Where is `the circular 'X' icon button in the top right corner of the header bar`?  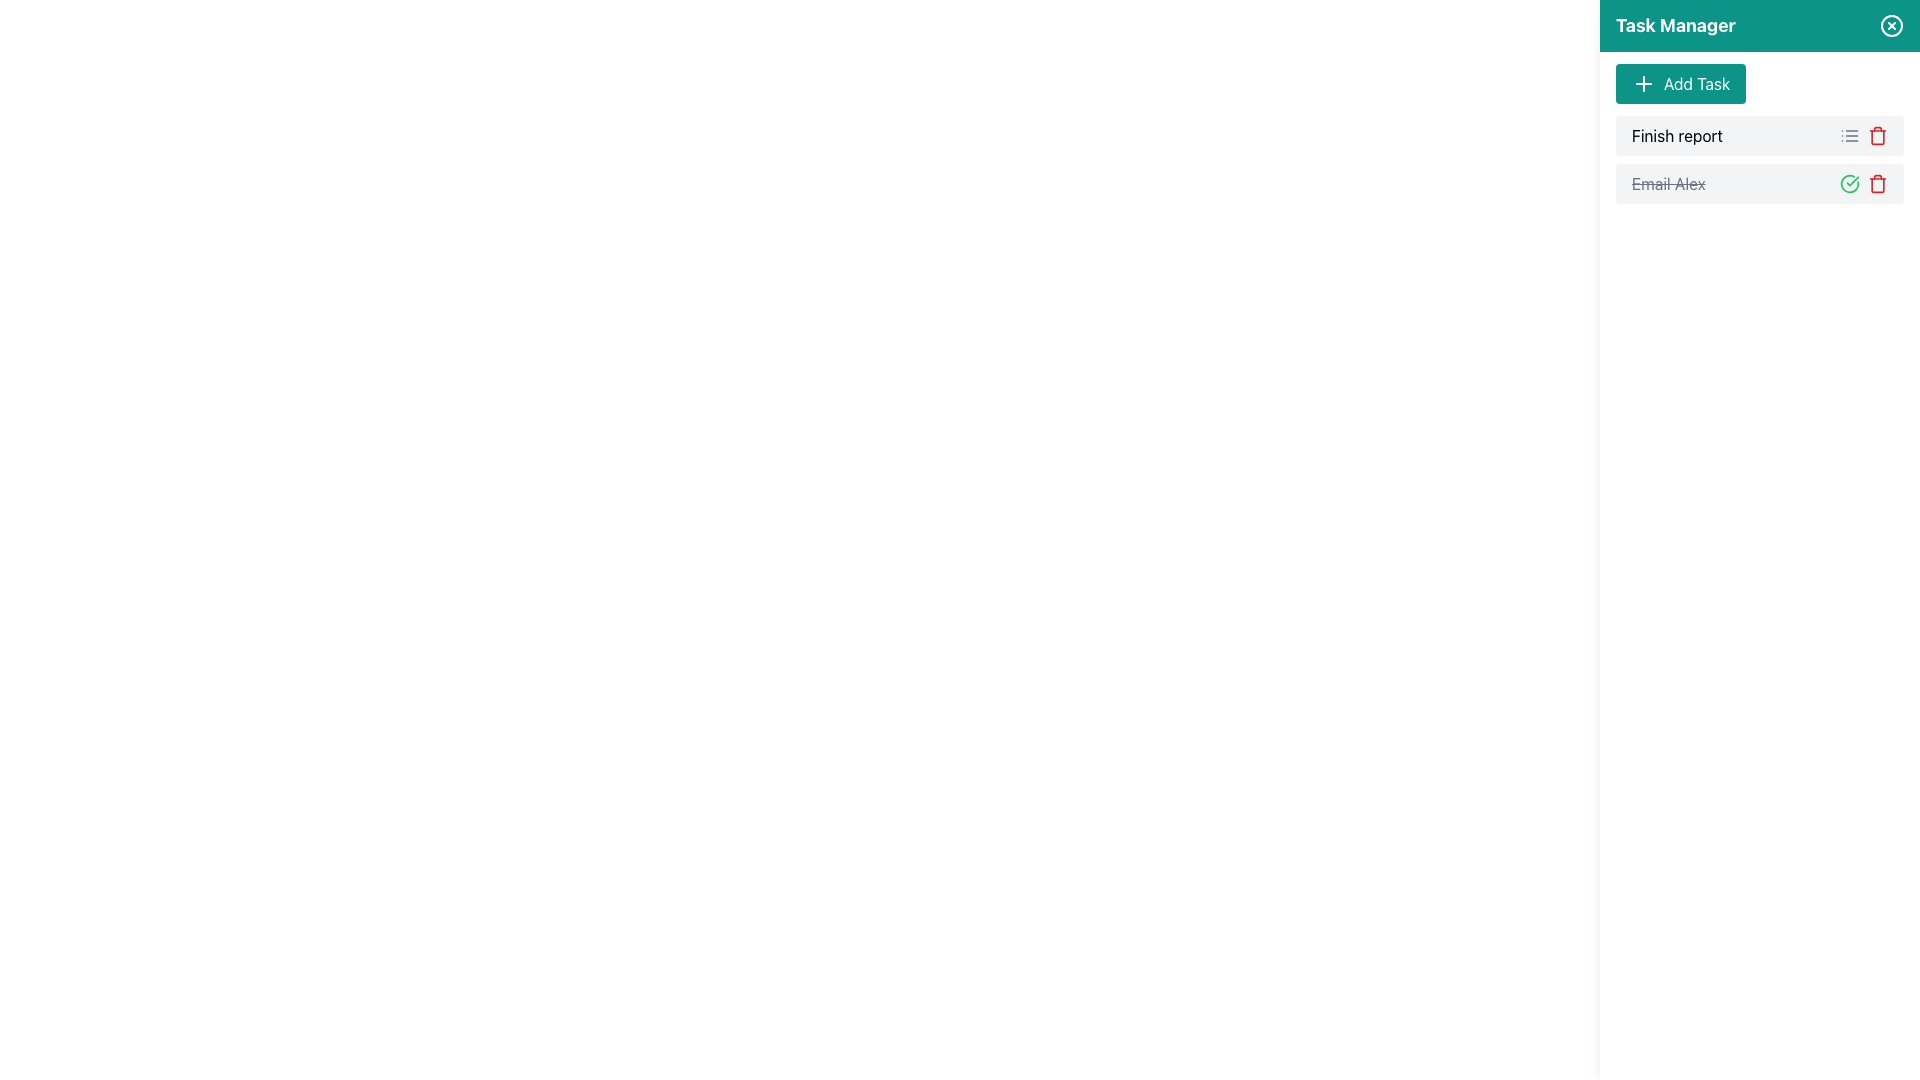 the circular 'X' icon button in the top right corner of the header bar is located at coordinates (1890, 26).